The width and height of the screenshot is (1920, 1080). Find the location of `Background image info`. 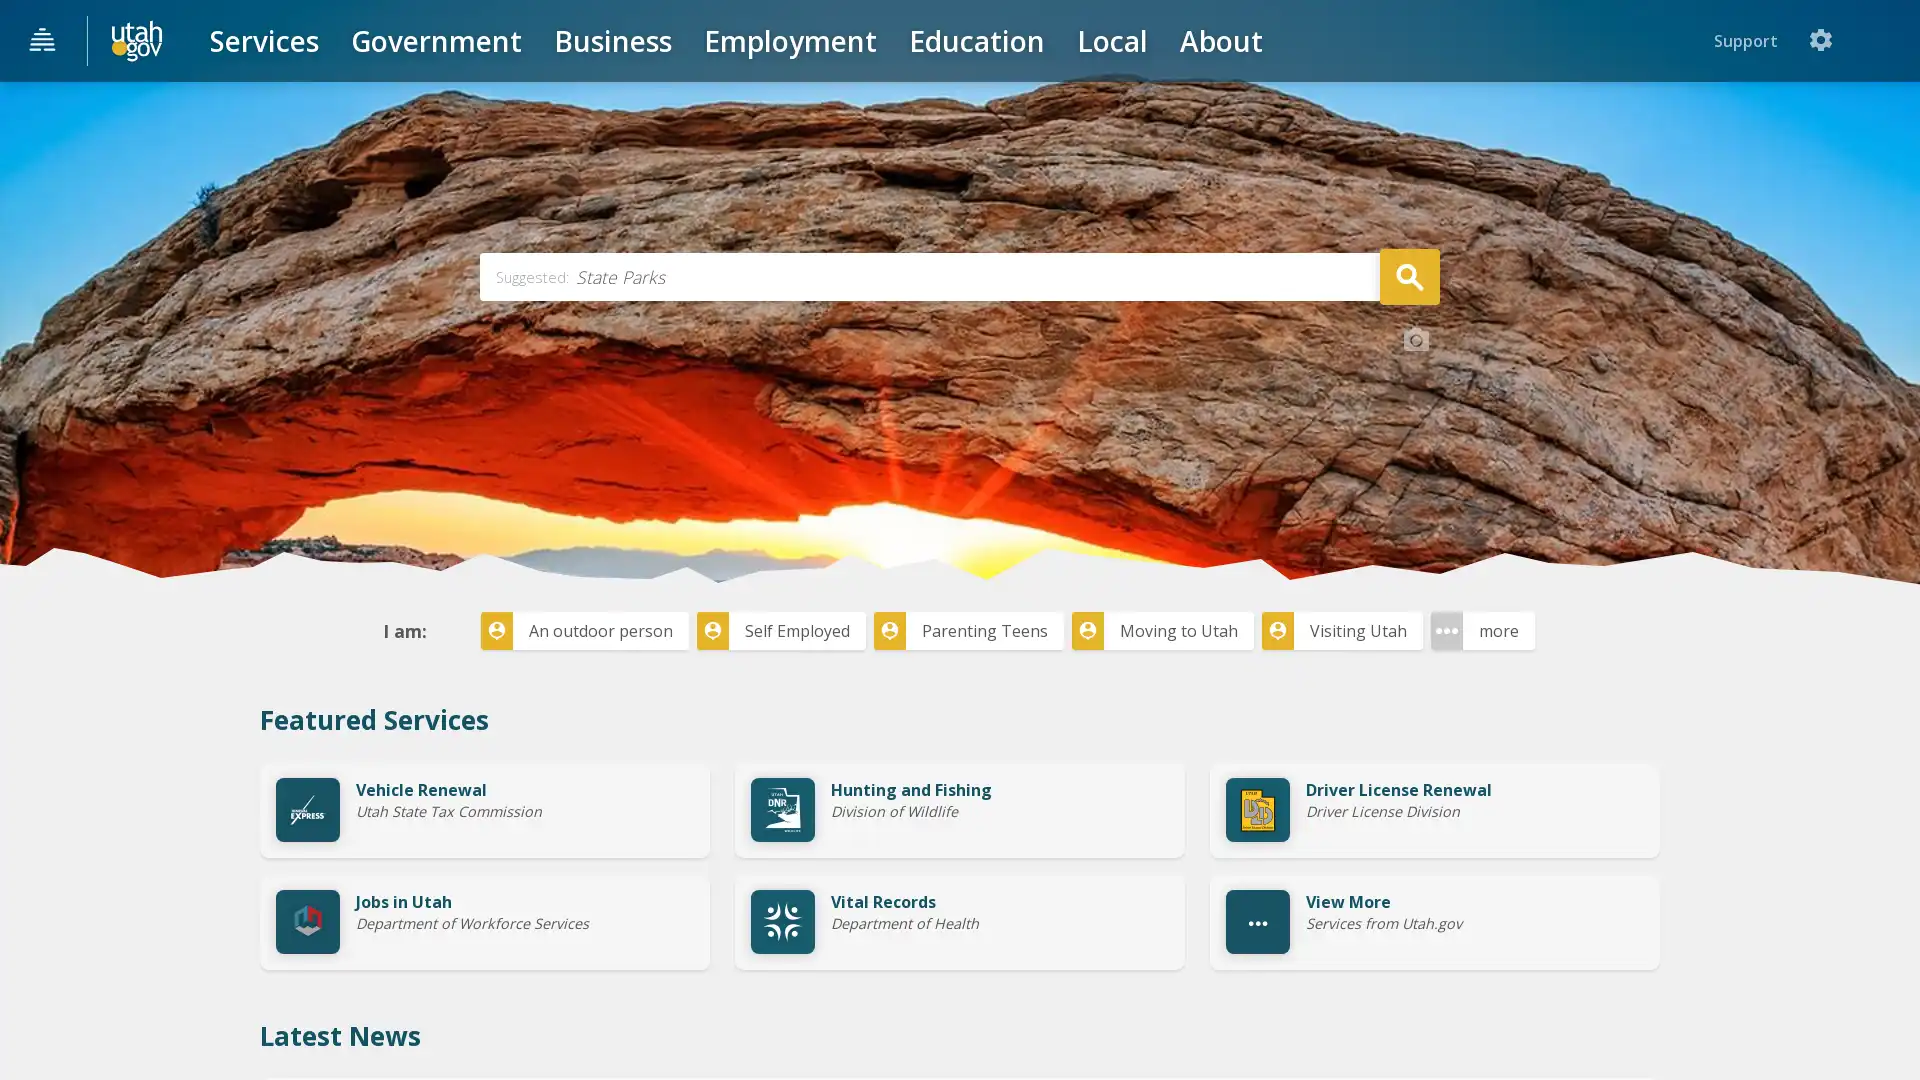

Background image info is located at coordinates (1415, 489).